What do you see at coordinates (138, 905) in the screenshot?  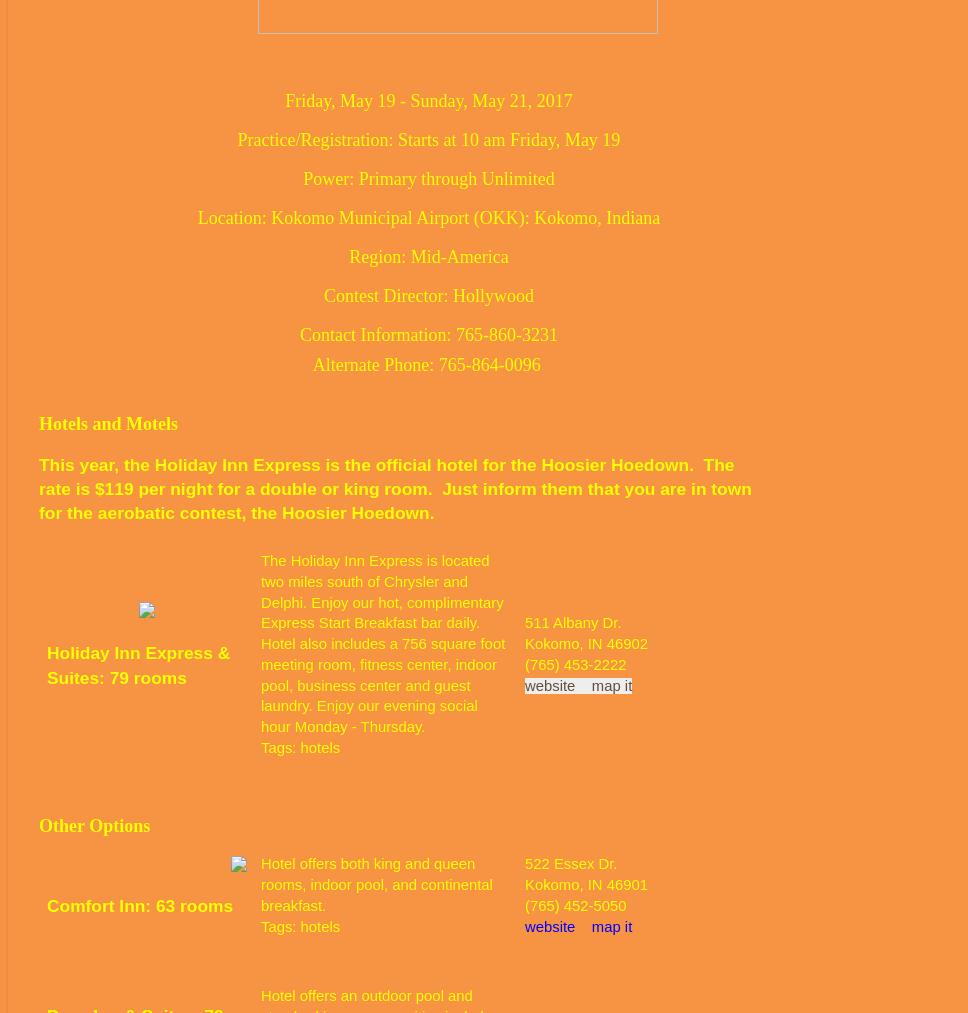 I see `'Comfort Inn: 63 rooms'` at bounding box center [138, 905].